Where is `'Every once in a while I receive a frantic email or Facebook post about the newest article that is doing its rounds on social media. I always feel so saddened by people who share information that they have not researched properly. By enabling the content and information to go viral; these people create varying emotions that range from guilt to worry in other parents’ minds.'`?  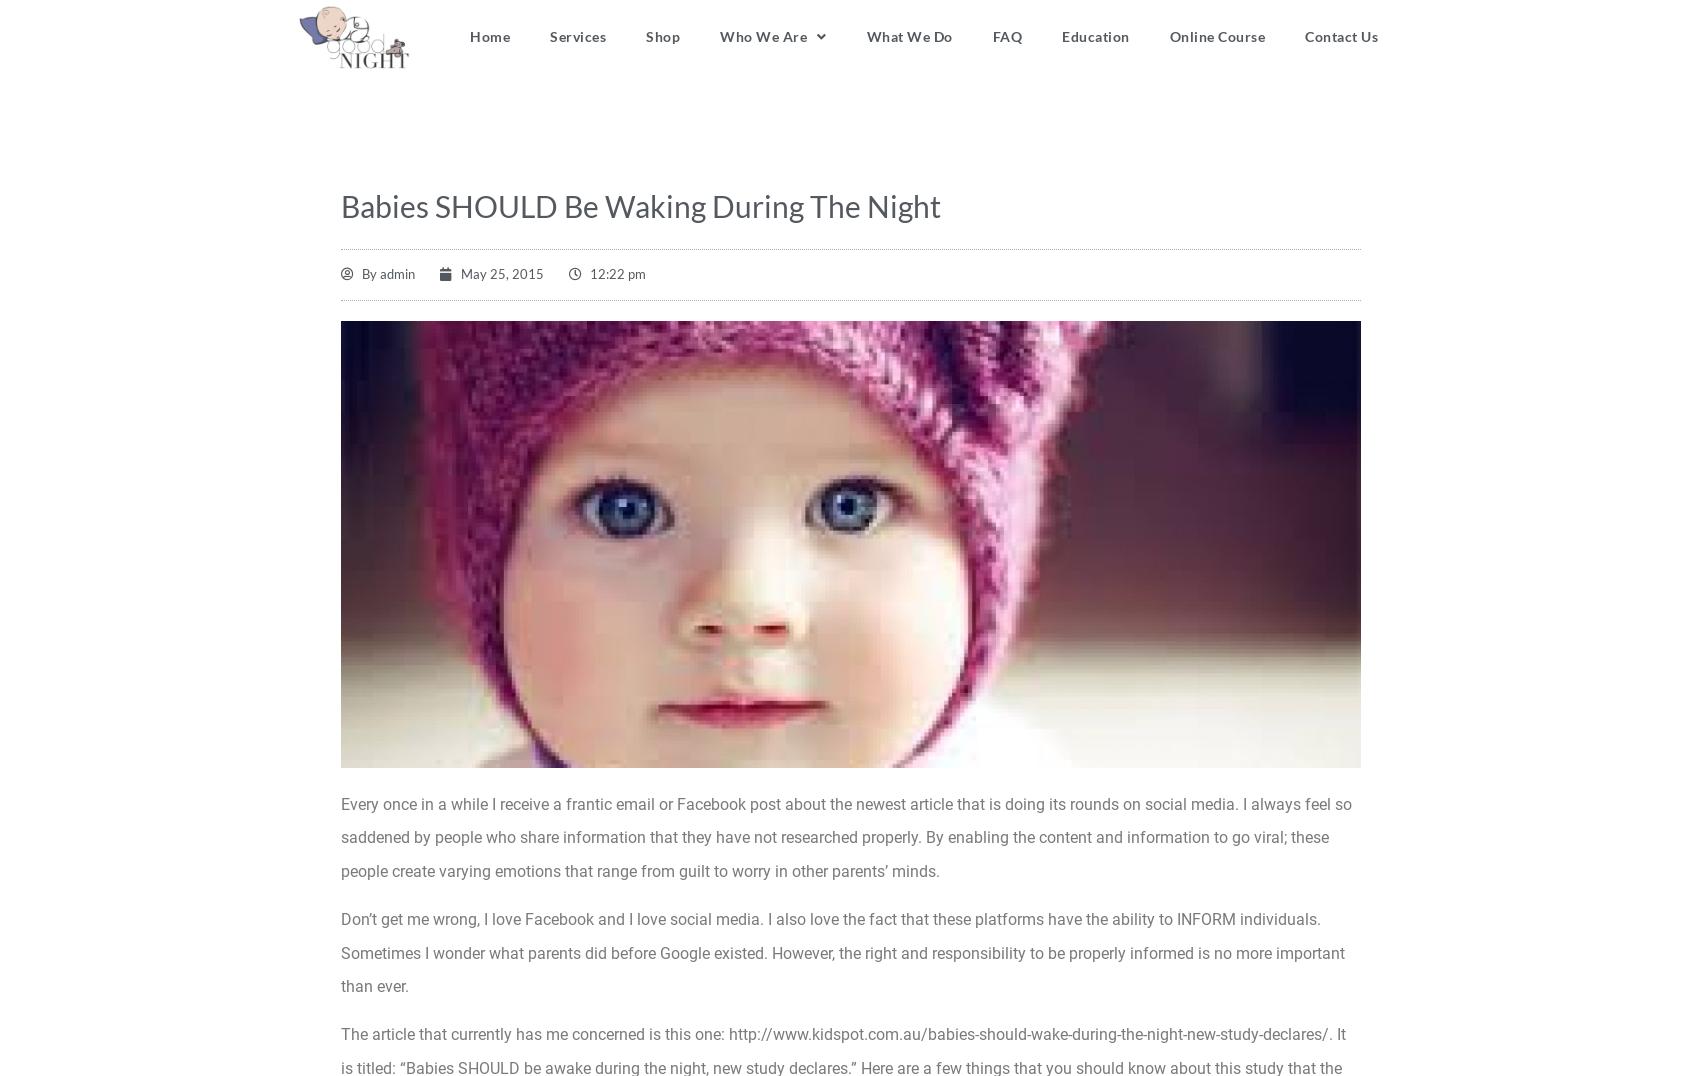
'Every once in a while I receive a frantic email or Facebook post about the newest article that is doing its rounds on social media. I always feel so saddened by people who share information that they have not researched properly. By enabling the content and information to go viral; these people create varying emotions that range from guilt to worry in other parents’ minds.' is located at coordinates (340, 836).